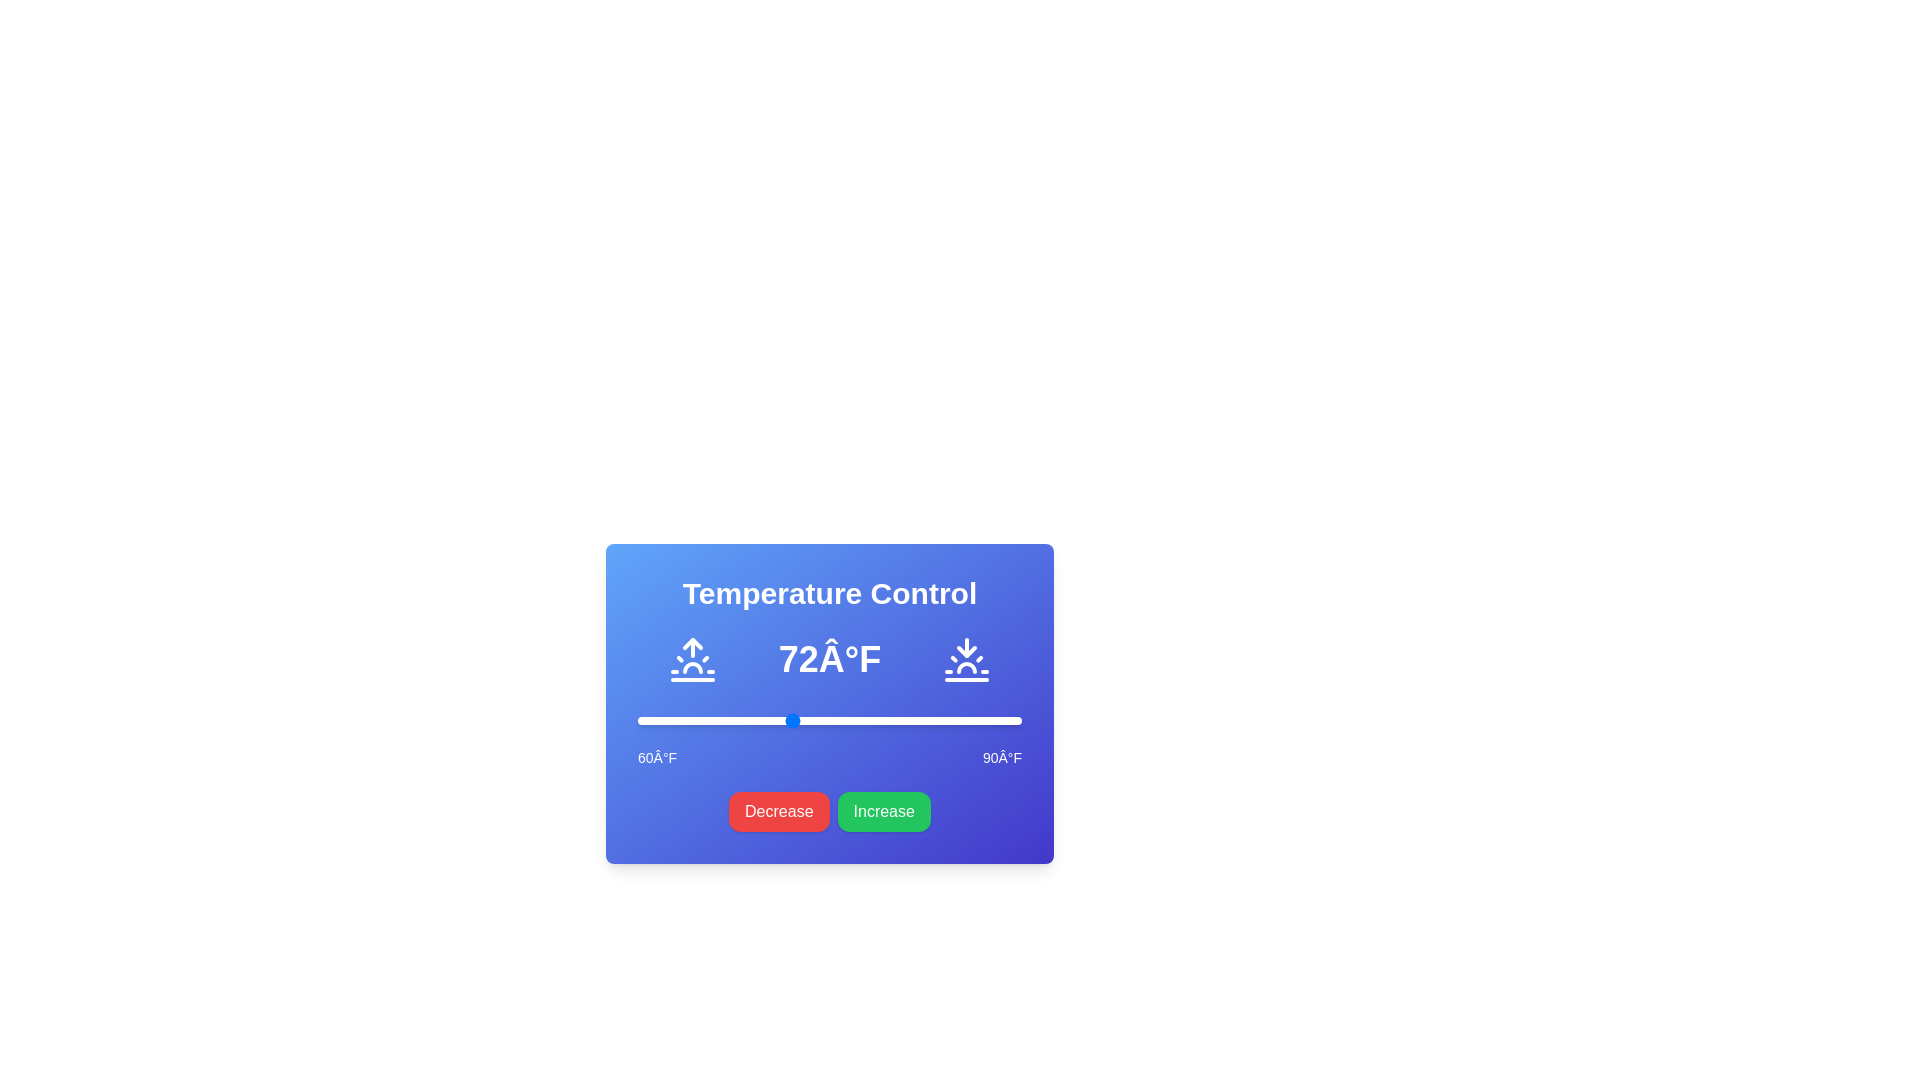 The image size is (1920, 1080). I want to click on the temperature to 68°F using the slider, so click(739, 721).